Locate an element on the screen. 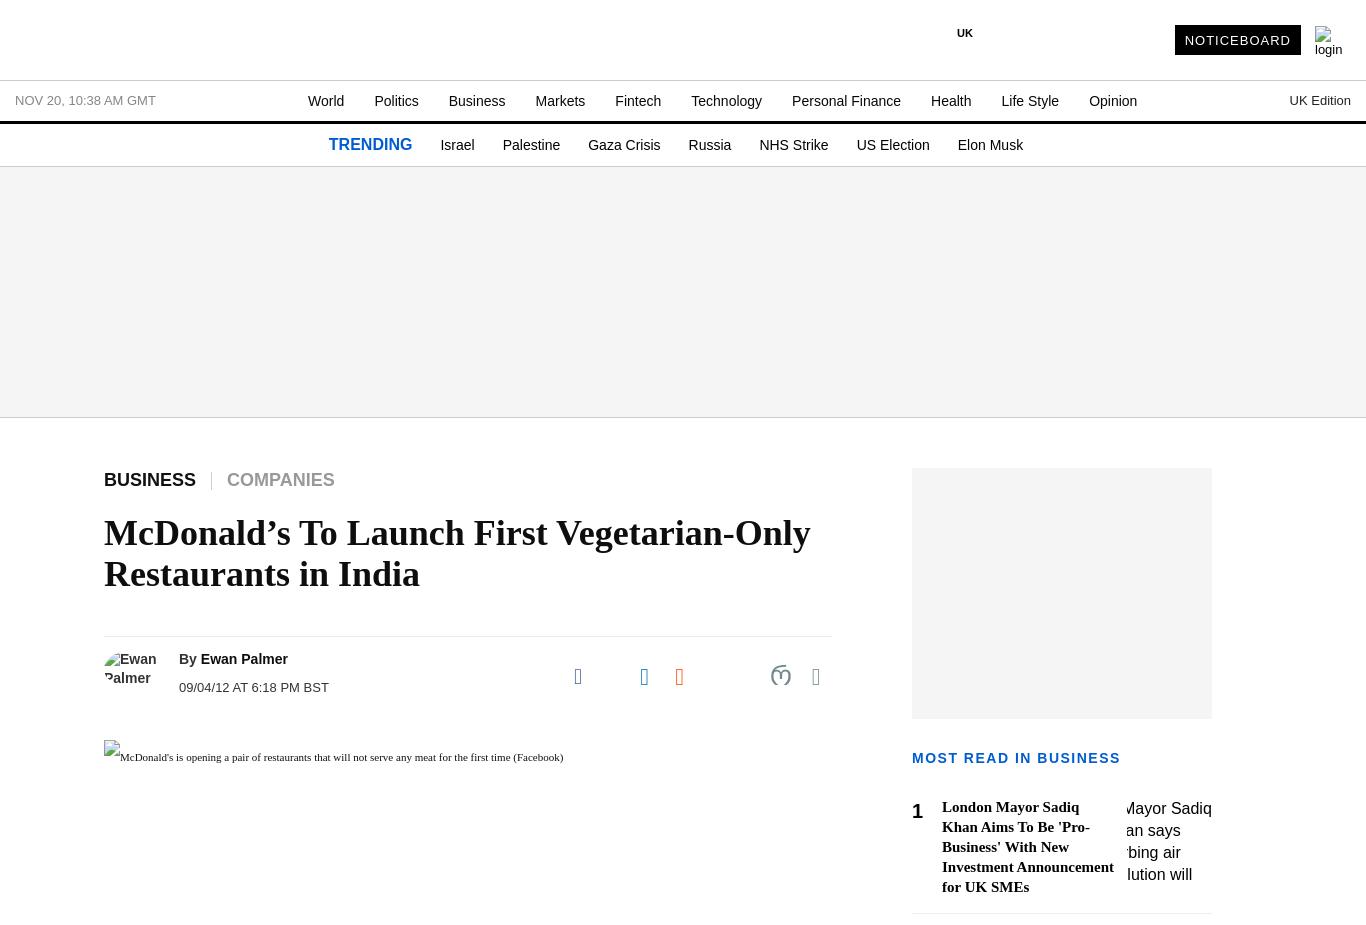  'McDonald’s To Launch First Vegetarian-Only Restaurants  in India' is located at coordinates (457, 552).